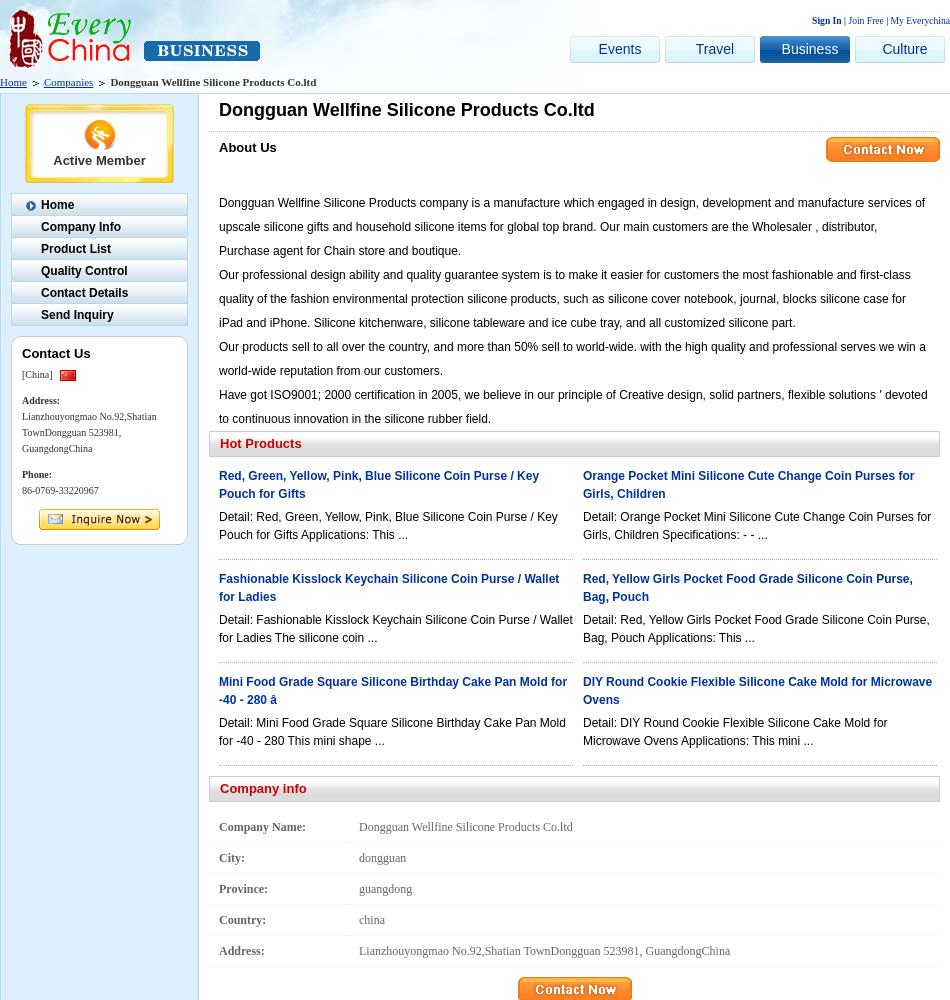  I want to click on 'Quality Control', so click(83, 271).